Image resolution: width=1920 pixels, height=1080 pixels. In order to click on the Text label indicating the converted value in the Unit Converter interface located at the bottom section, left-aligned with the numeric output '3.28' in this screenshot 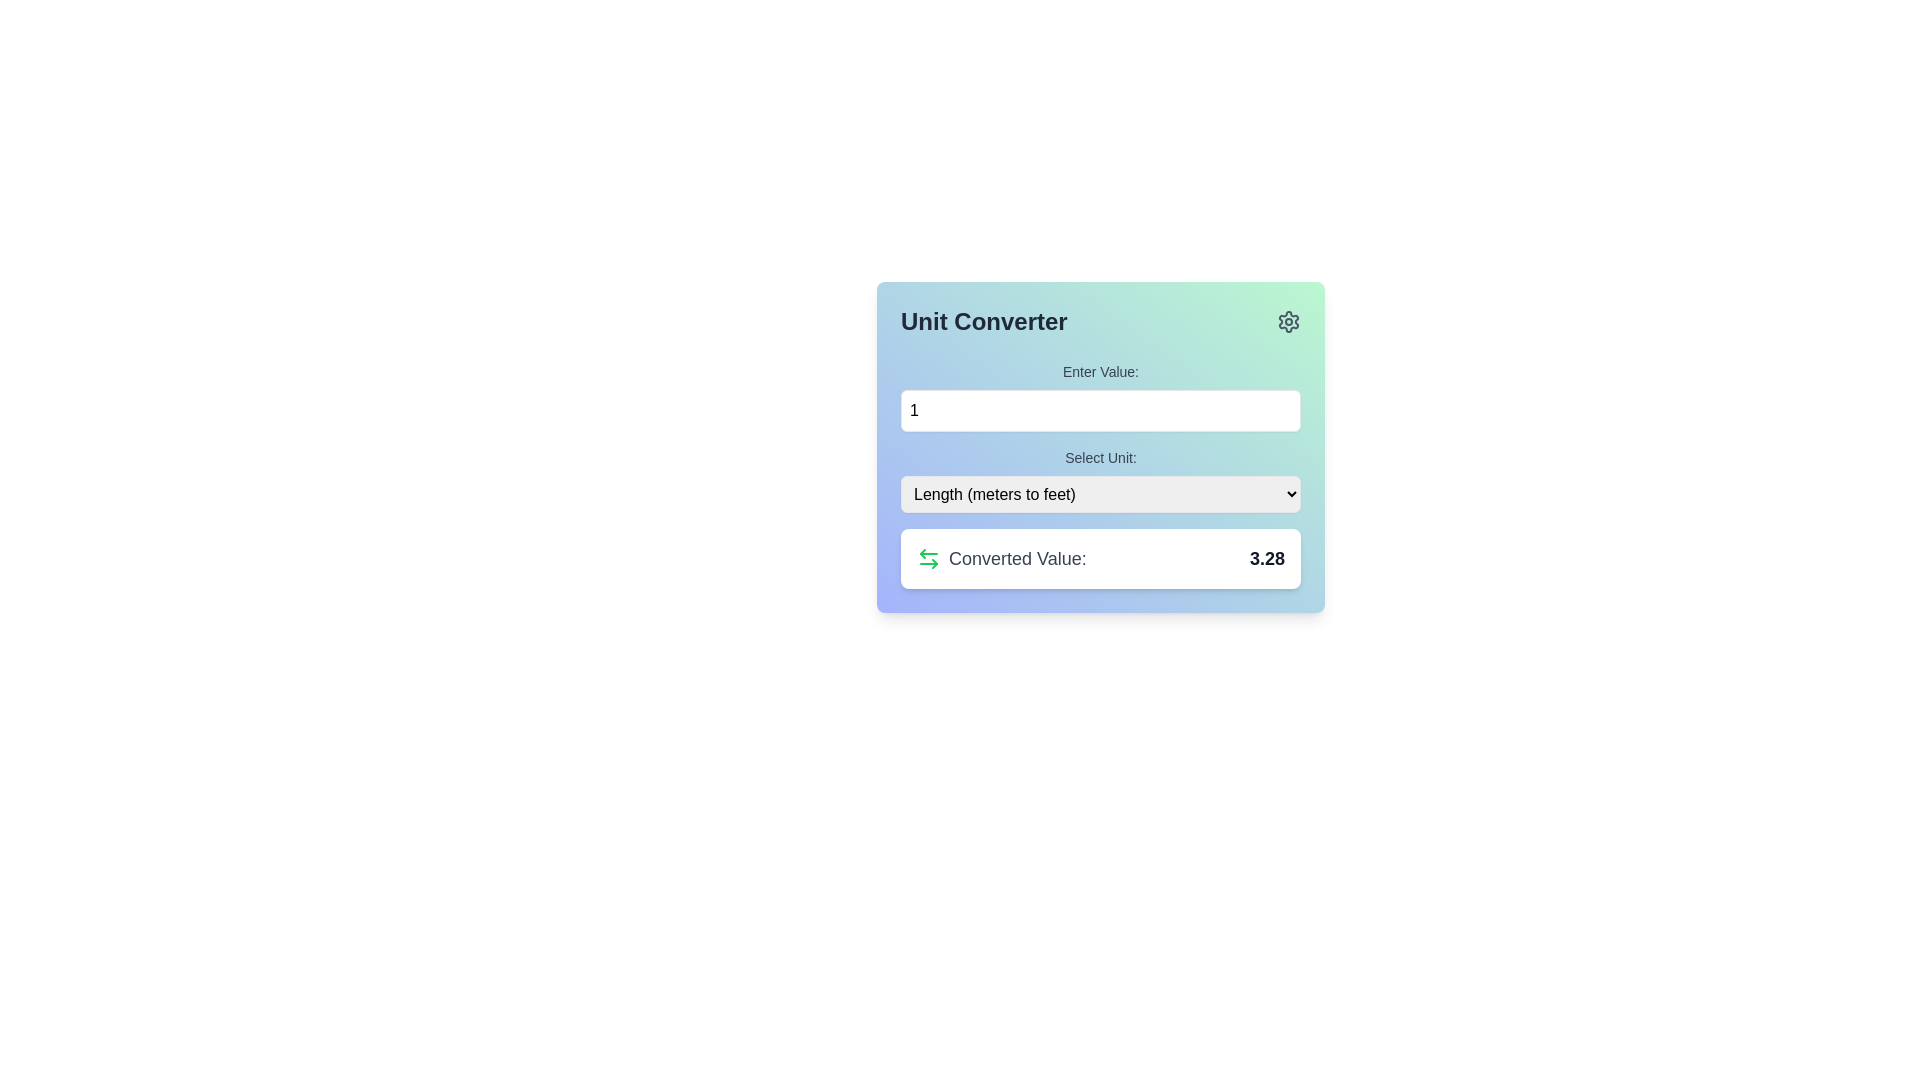, I will do `click(1001, 559)`.